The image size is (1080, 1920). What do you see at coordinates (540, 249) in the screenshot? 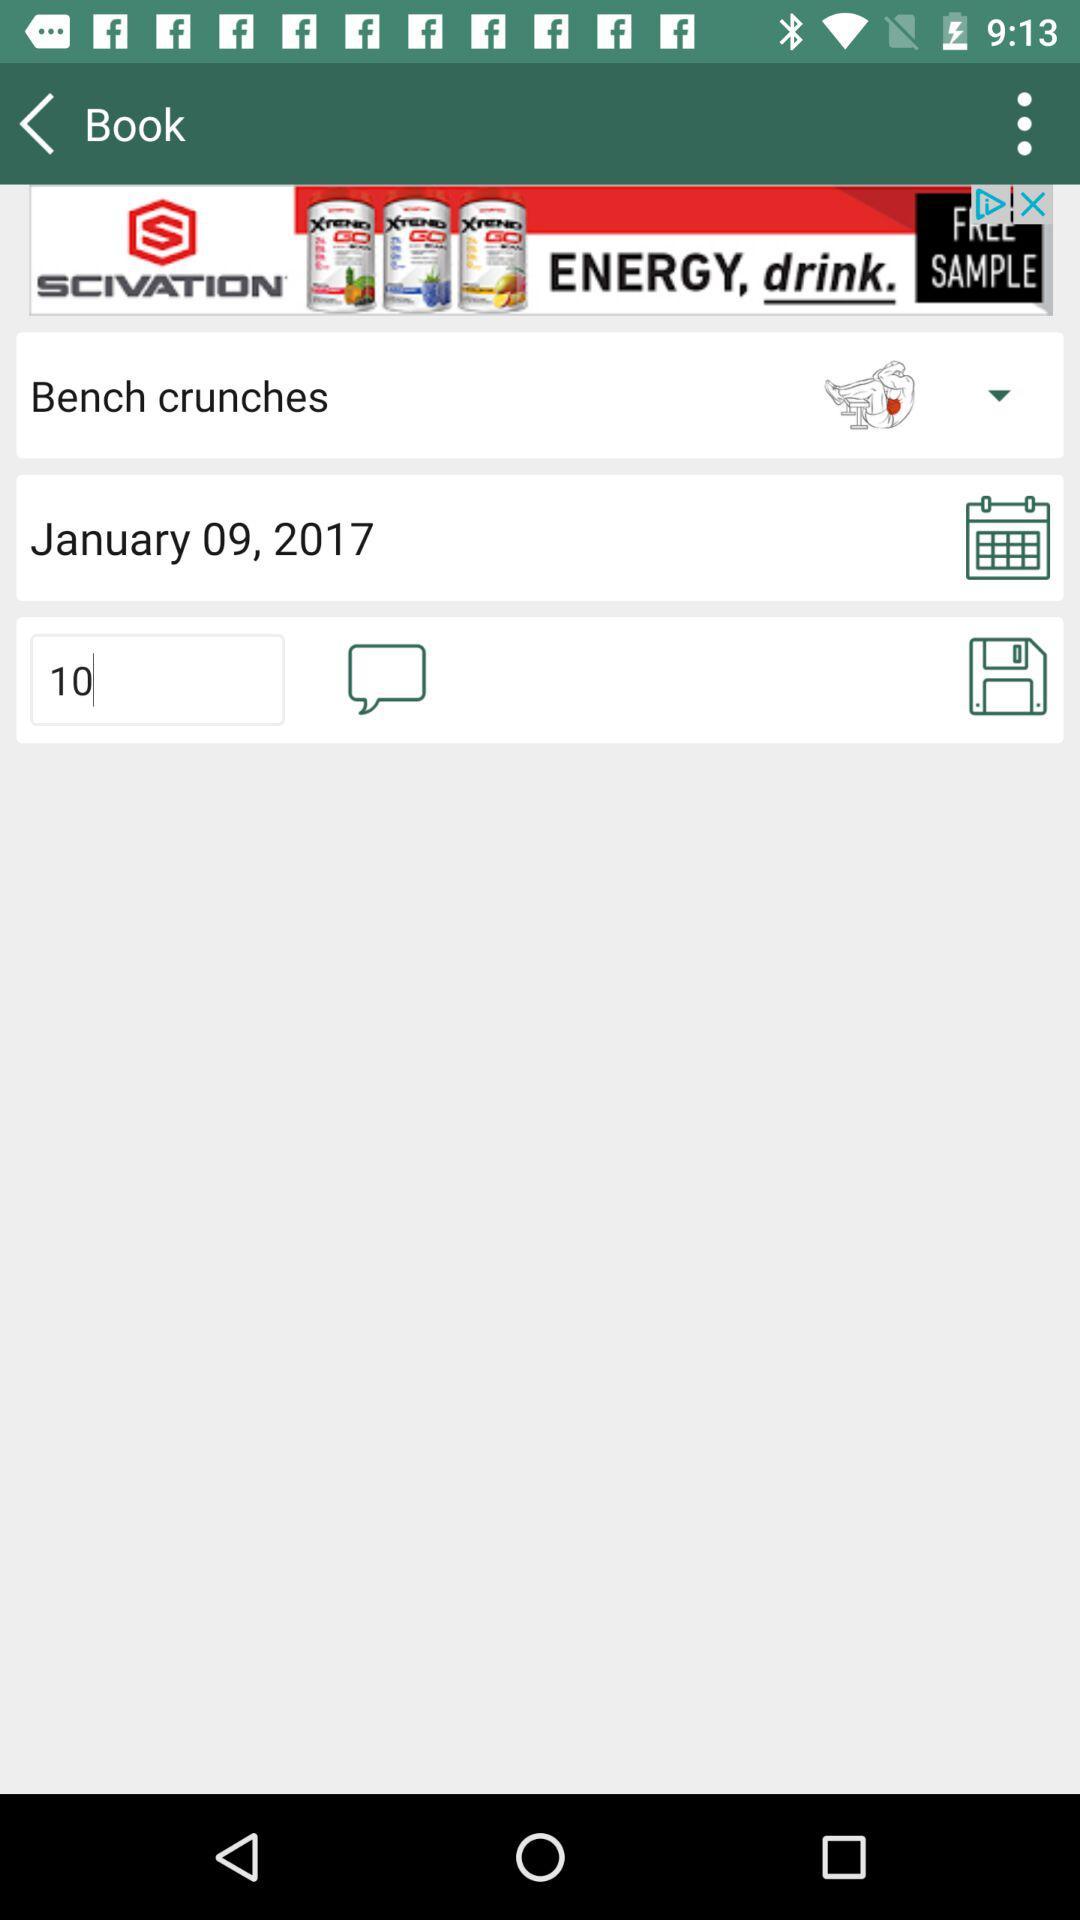
I see `banner advertisement` at bounding box center [540, 249].